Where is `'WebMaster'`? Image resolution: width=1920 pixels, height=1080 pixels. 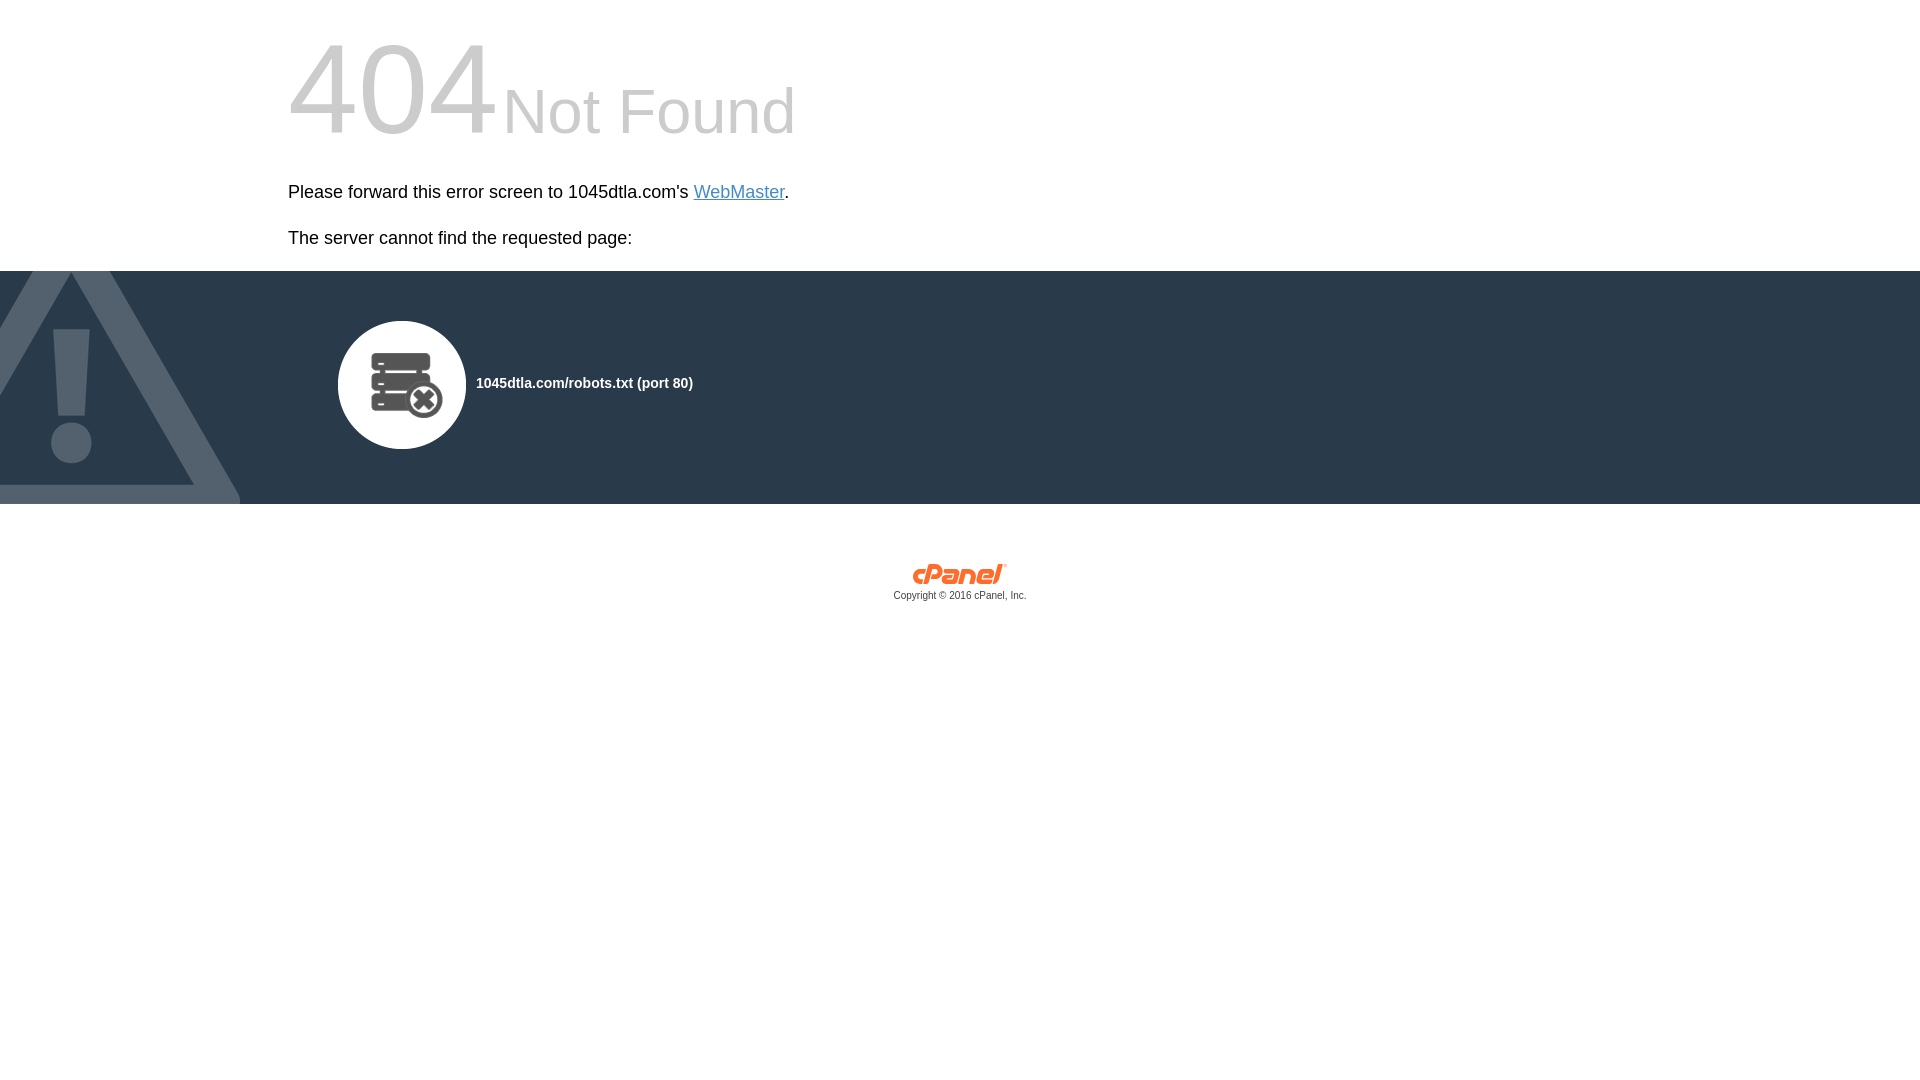 'WebMaster' is located at coordinates (738, 192).